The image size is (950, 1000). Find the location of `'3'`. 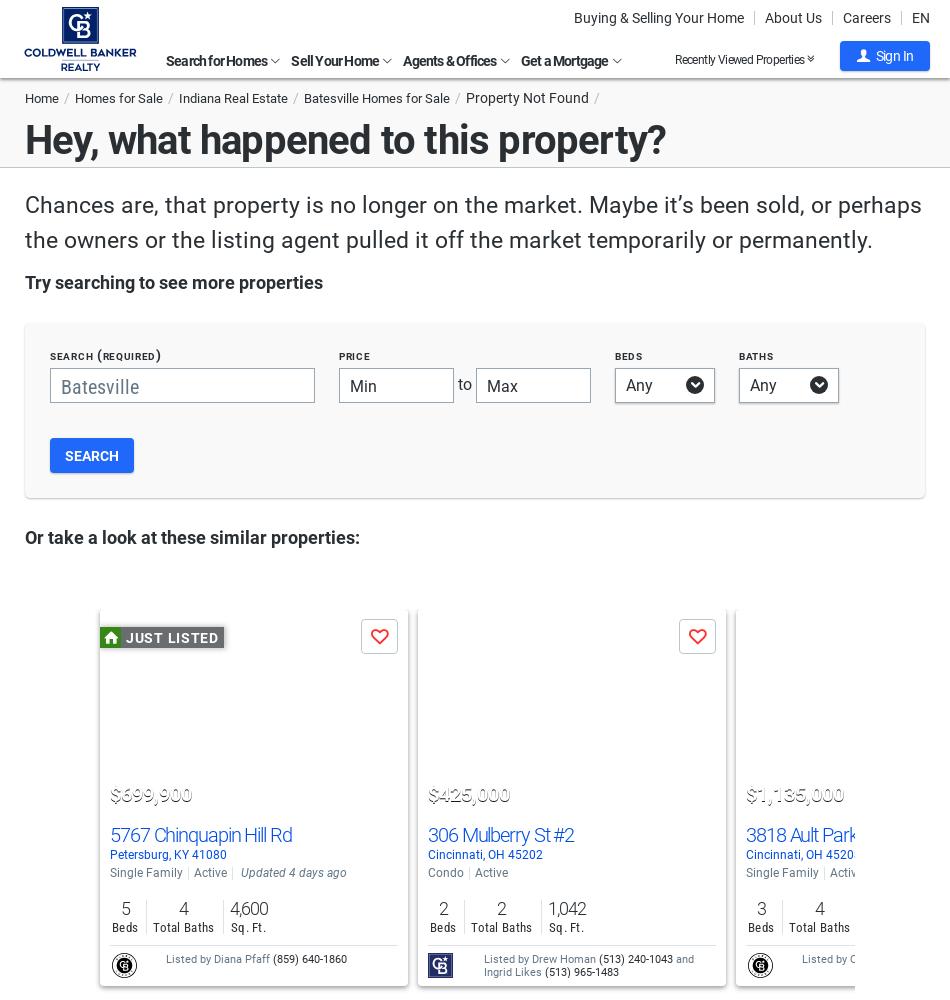

'3' is located at coordinates (759, 907).